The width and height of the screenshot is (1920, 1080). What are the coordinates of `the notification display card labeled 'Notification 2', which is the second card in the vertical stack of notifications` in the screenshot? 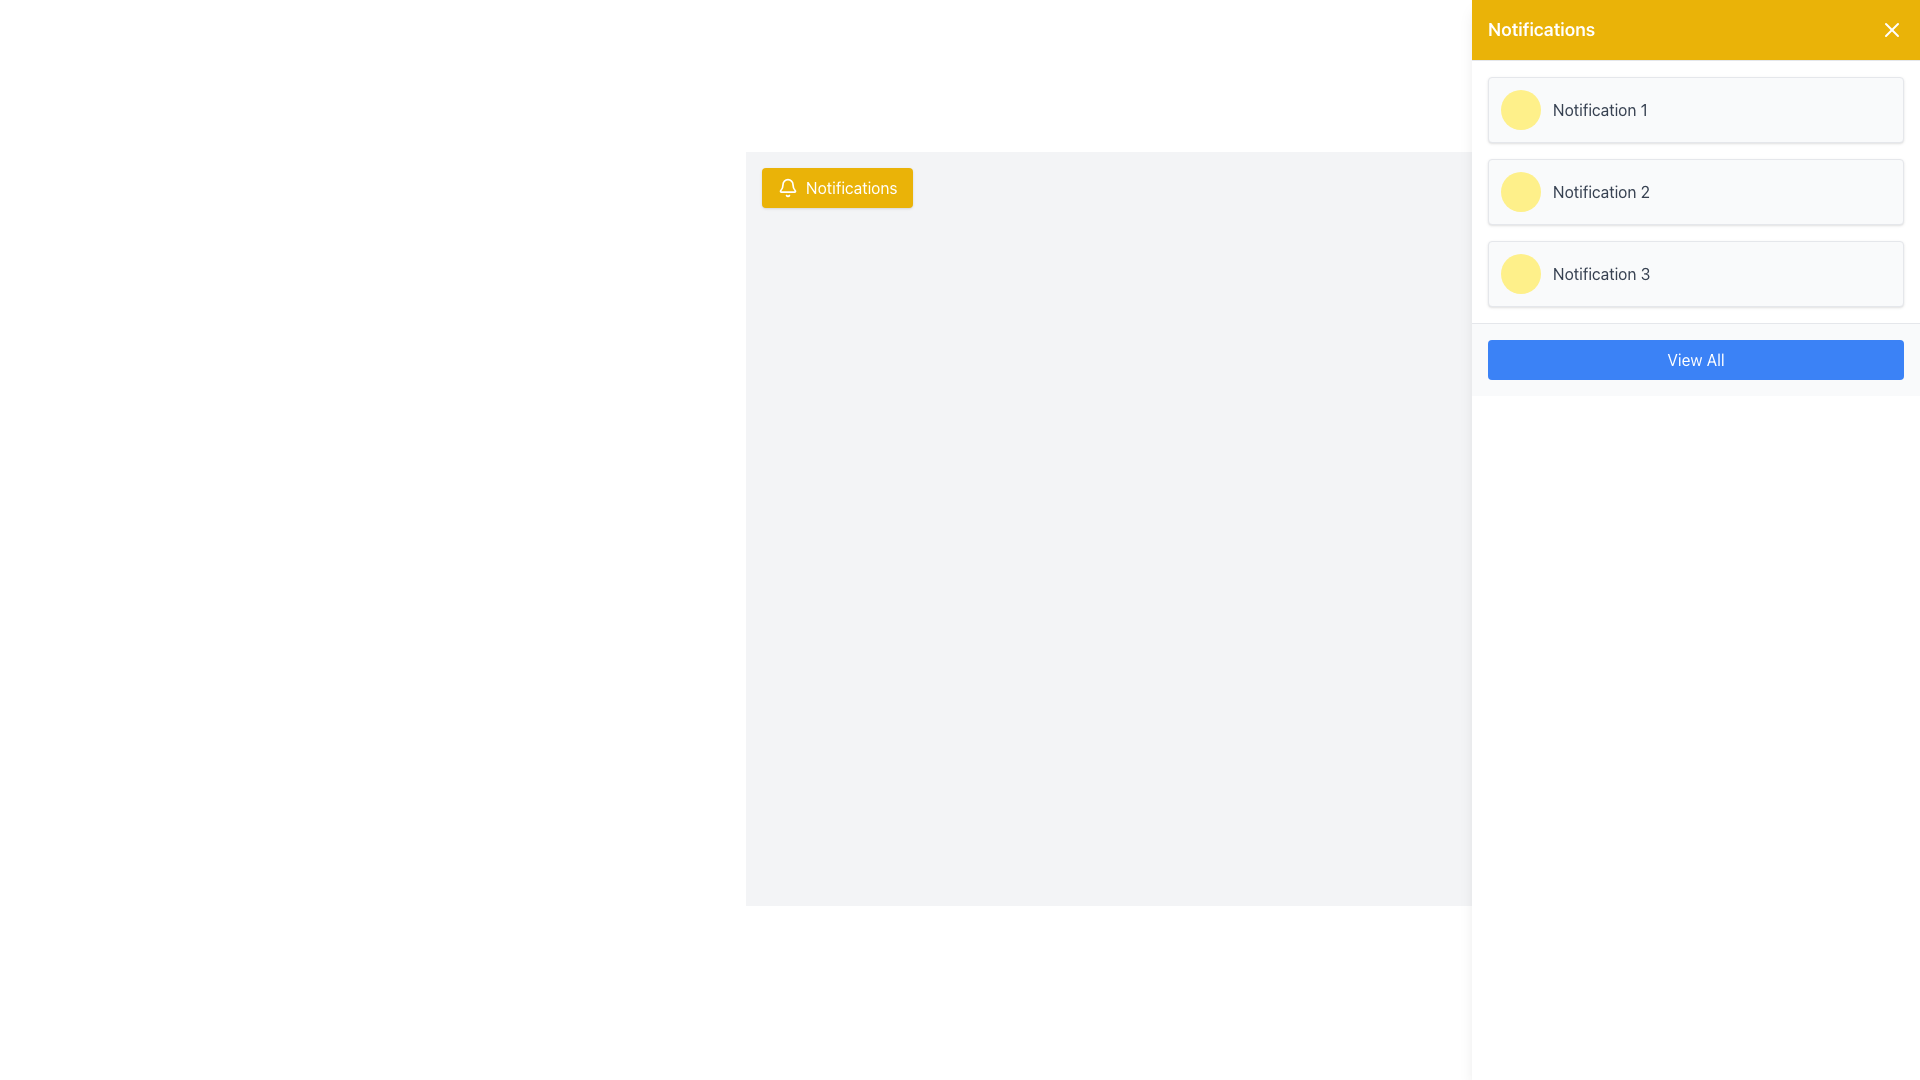 It's located at (1694, 192).